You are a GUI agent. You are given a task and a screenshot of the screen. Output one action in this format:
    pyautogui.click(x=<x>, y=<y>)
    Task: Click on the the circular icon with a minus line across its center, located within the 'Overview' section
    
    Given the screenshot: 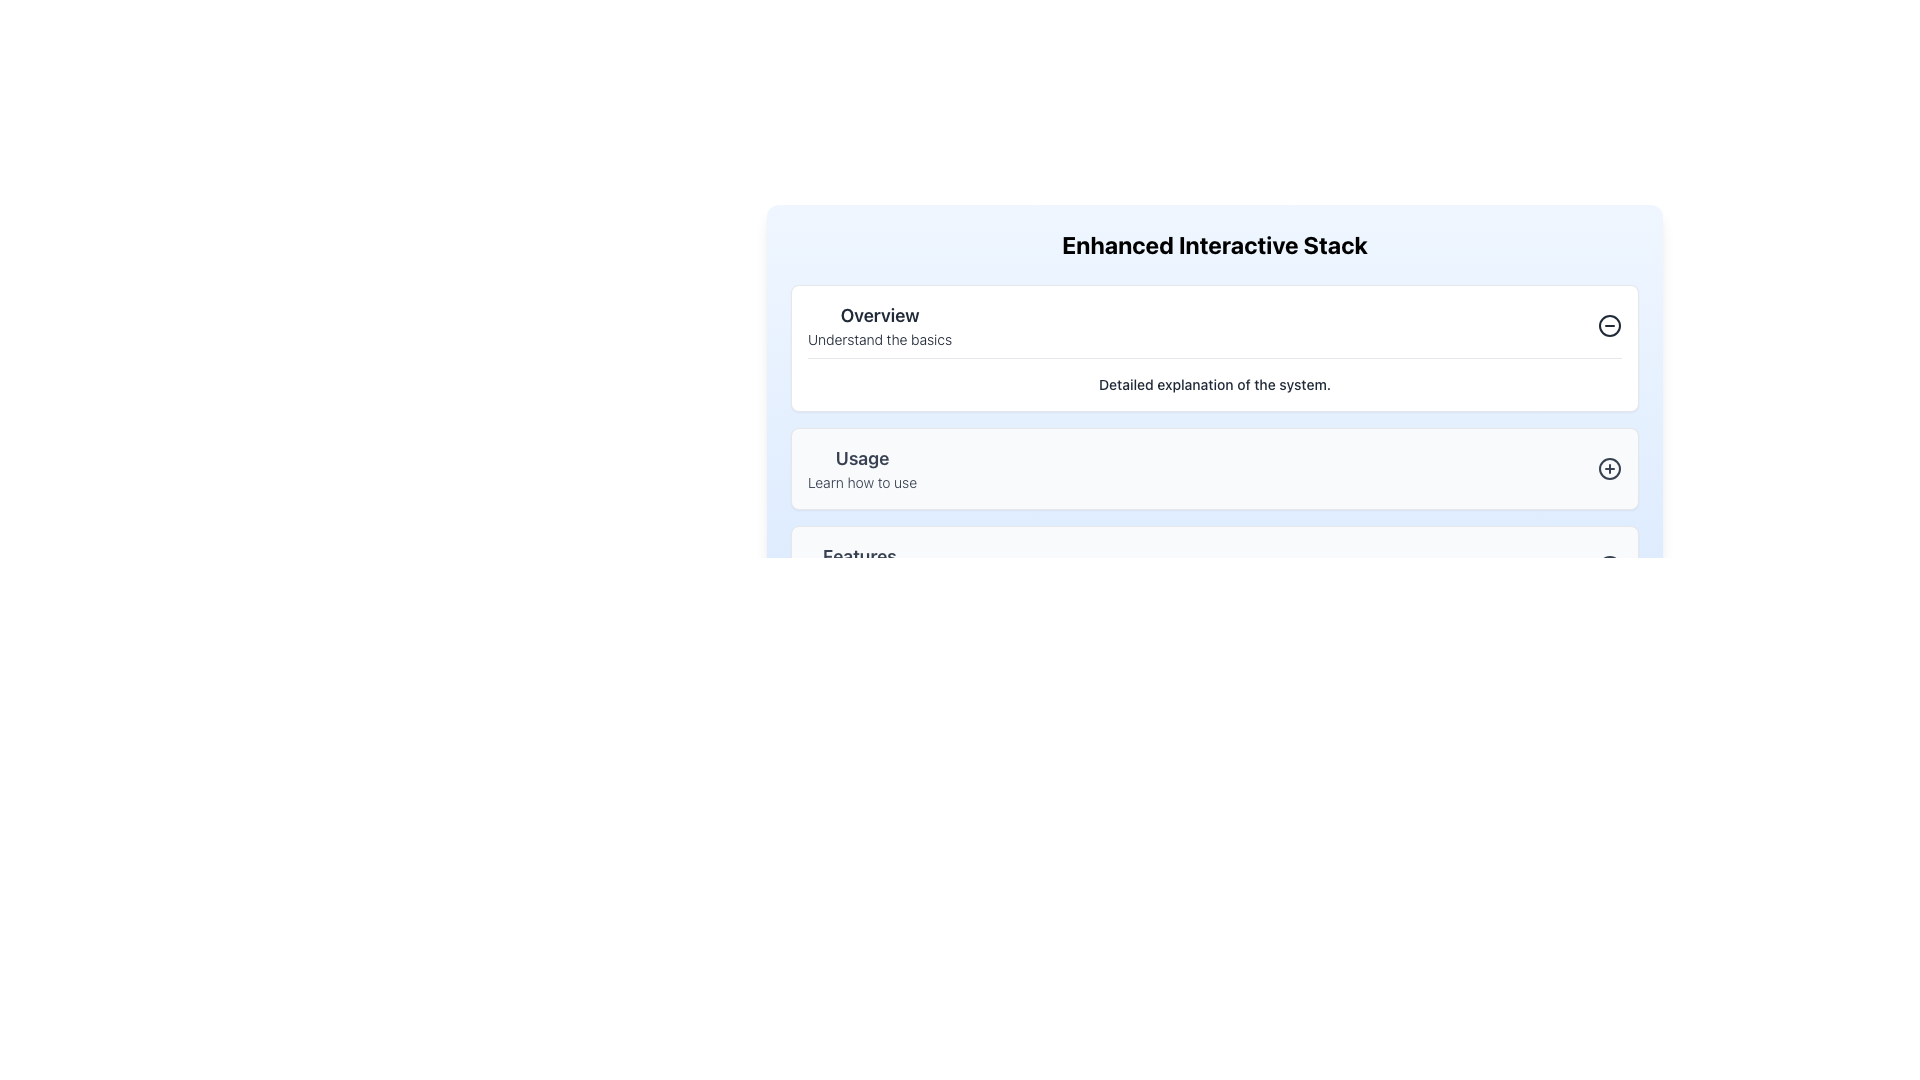 What is the action you would take?
    pyautogui.click(x=1609, y=325)
    